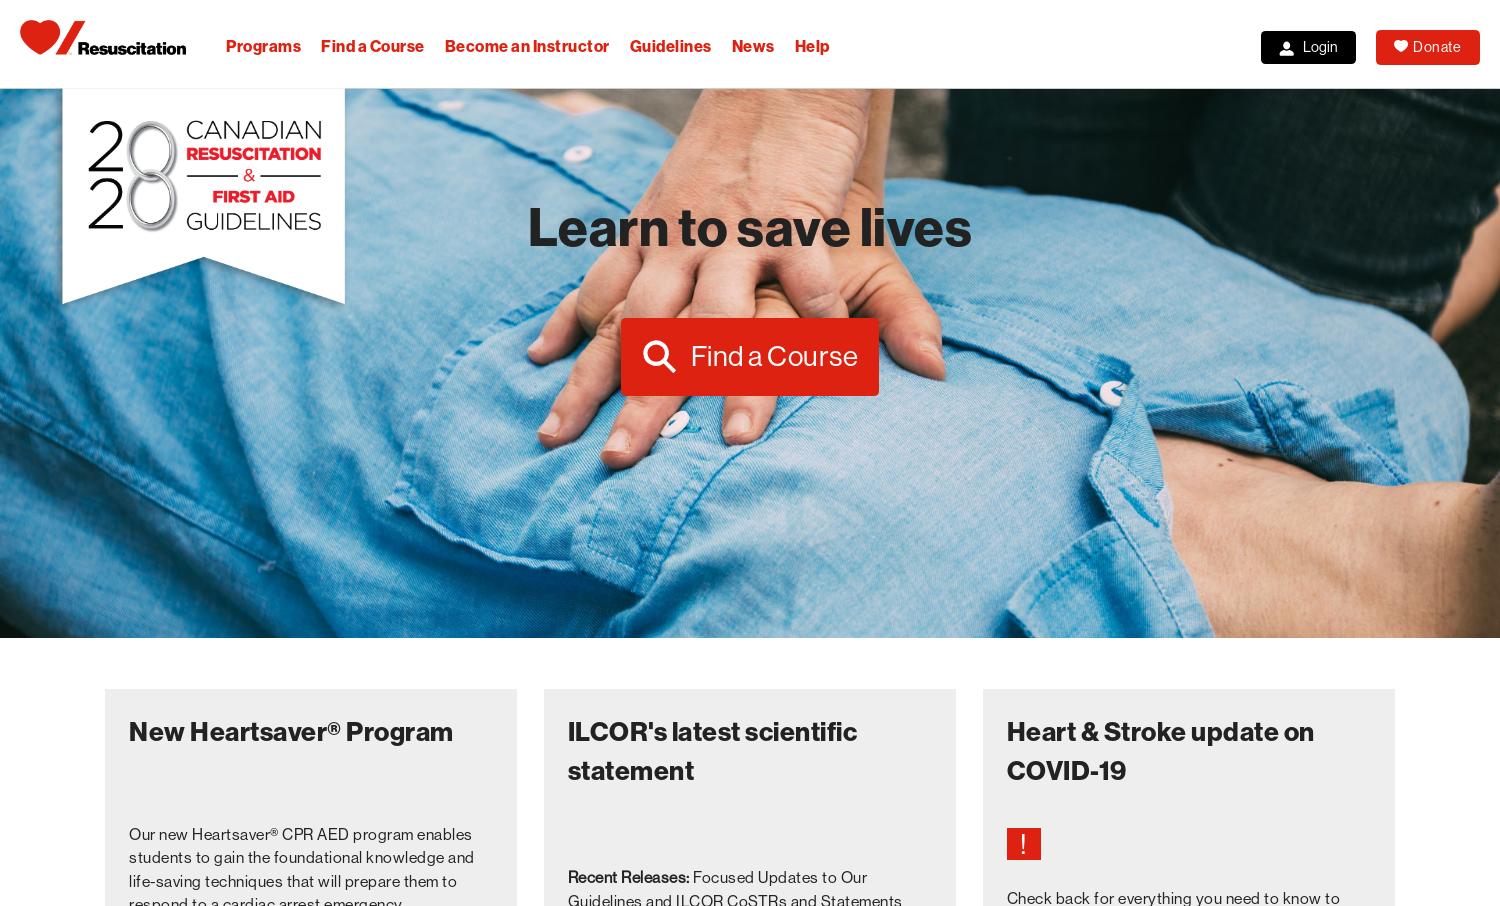 This screenshot has height=906, width=1500. What do you see at coordinates (526, 46) in the screenshot?
I see `'Become an Instructor'` at bounding box center [526, 46].